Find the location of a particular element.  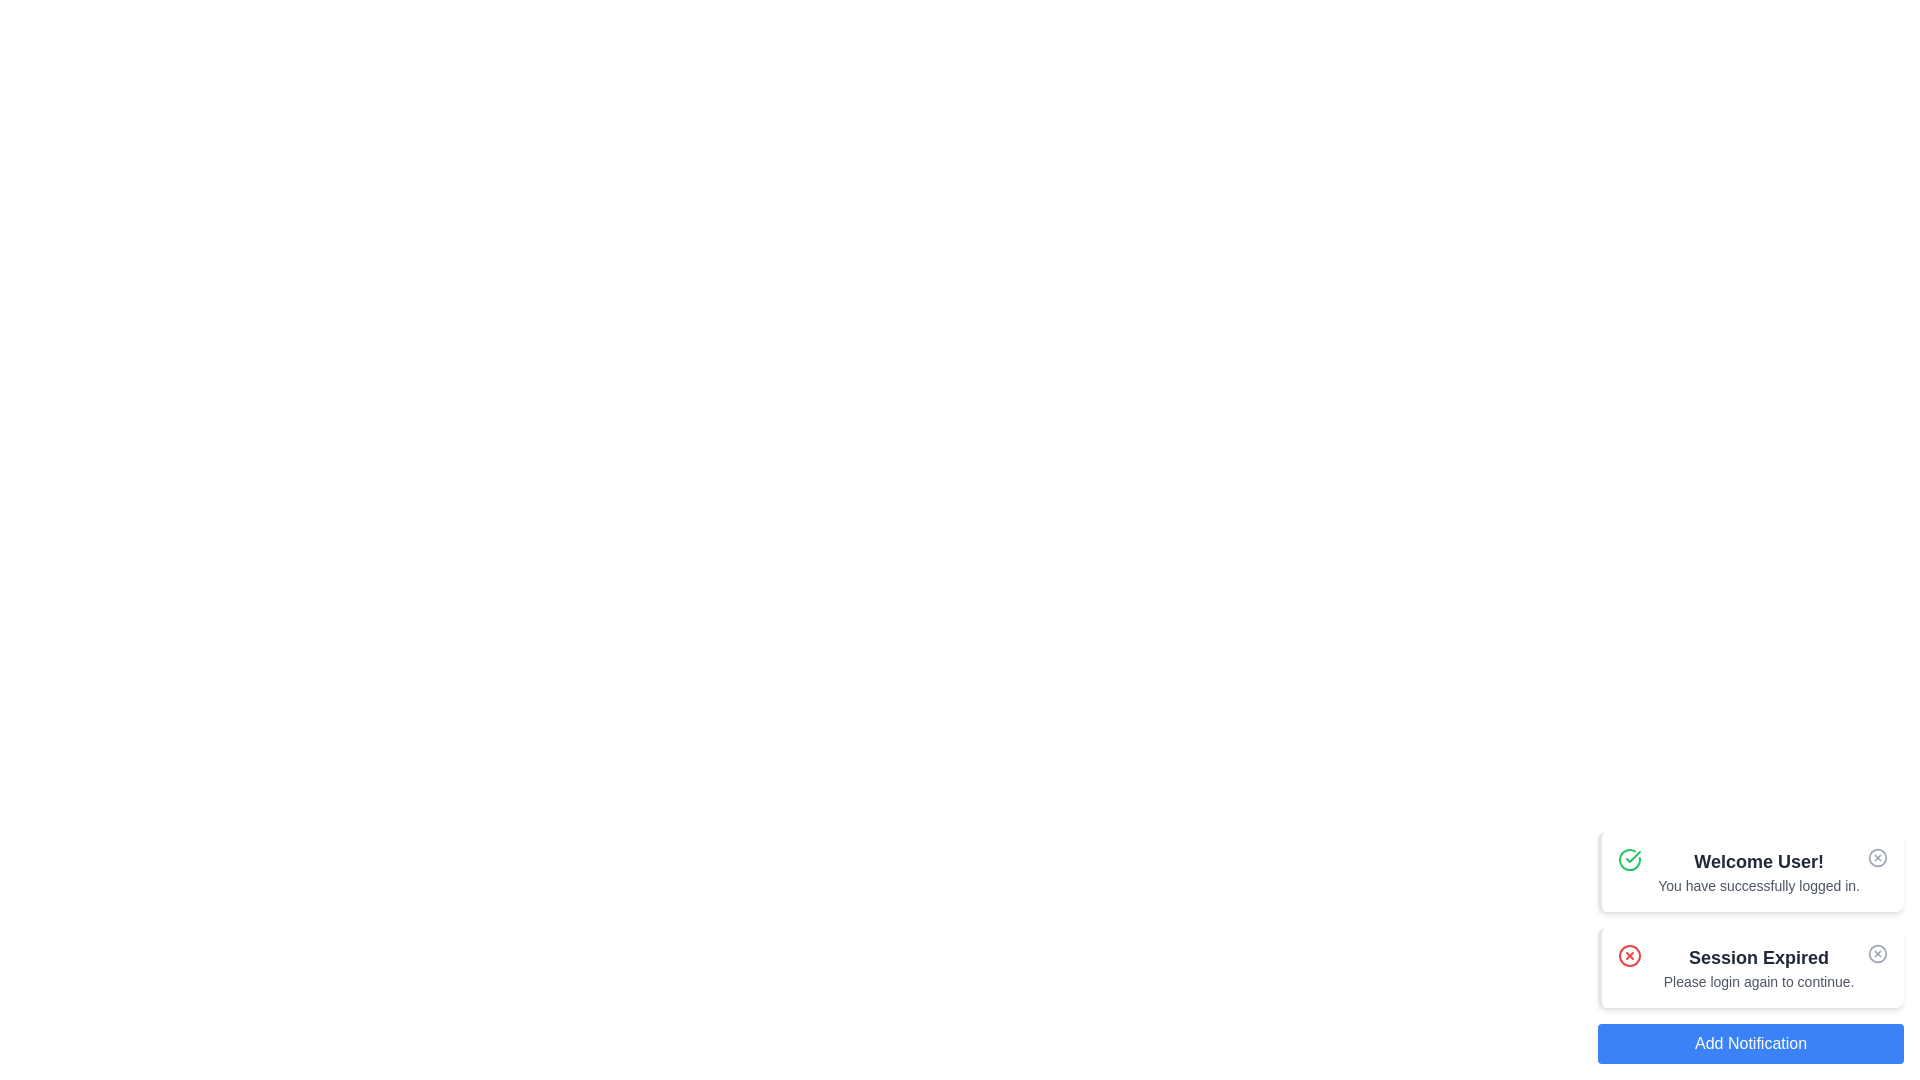

the close button of the notification with the title Session Expired is located at coordinates (1876, 952).